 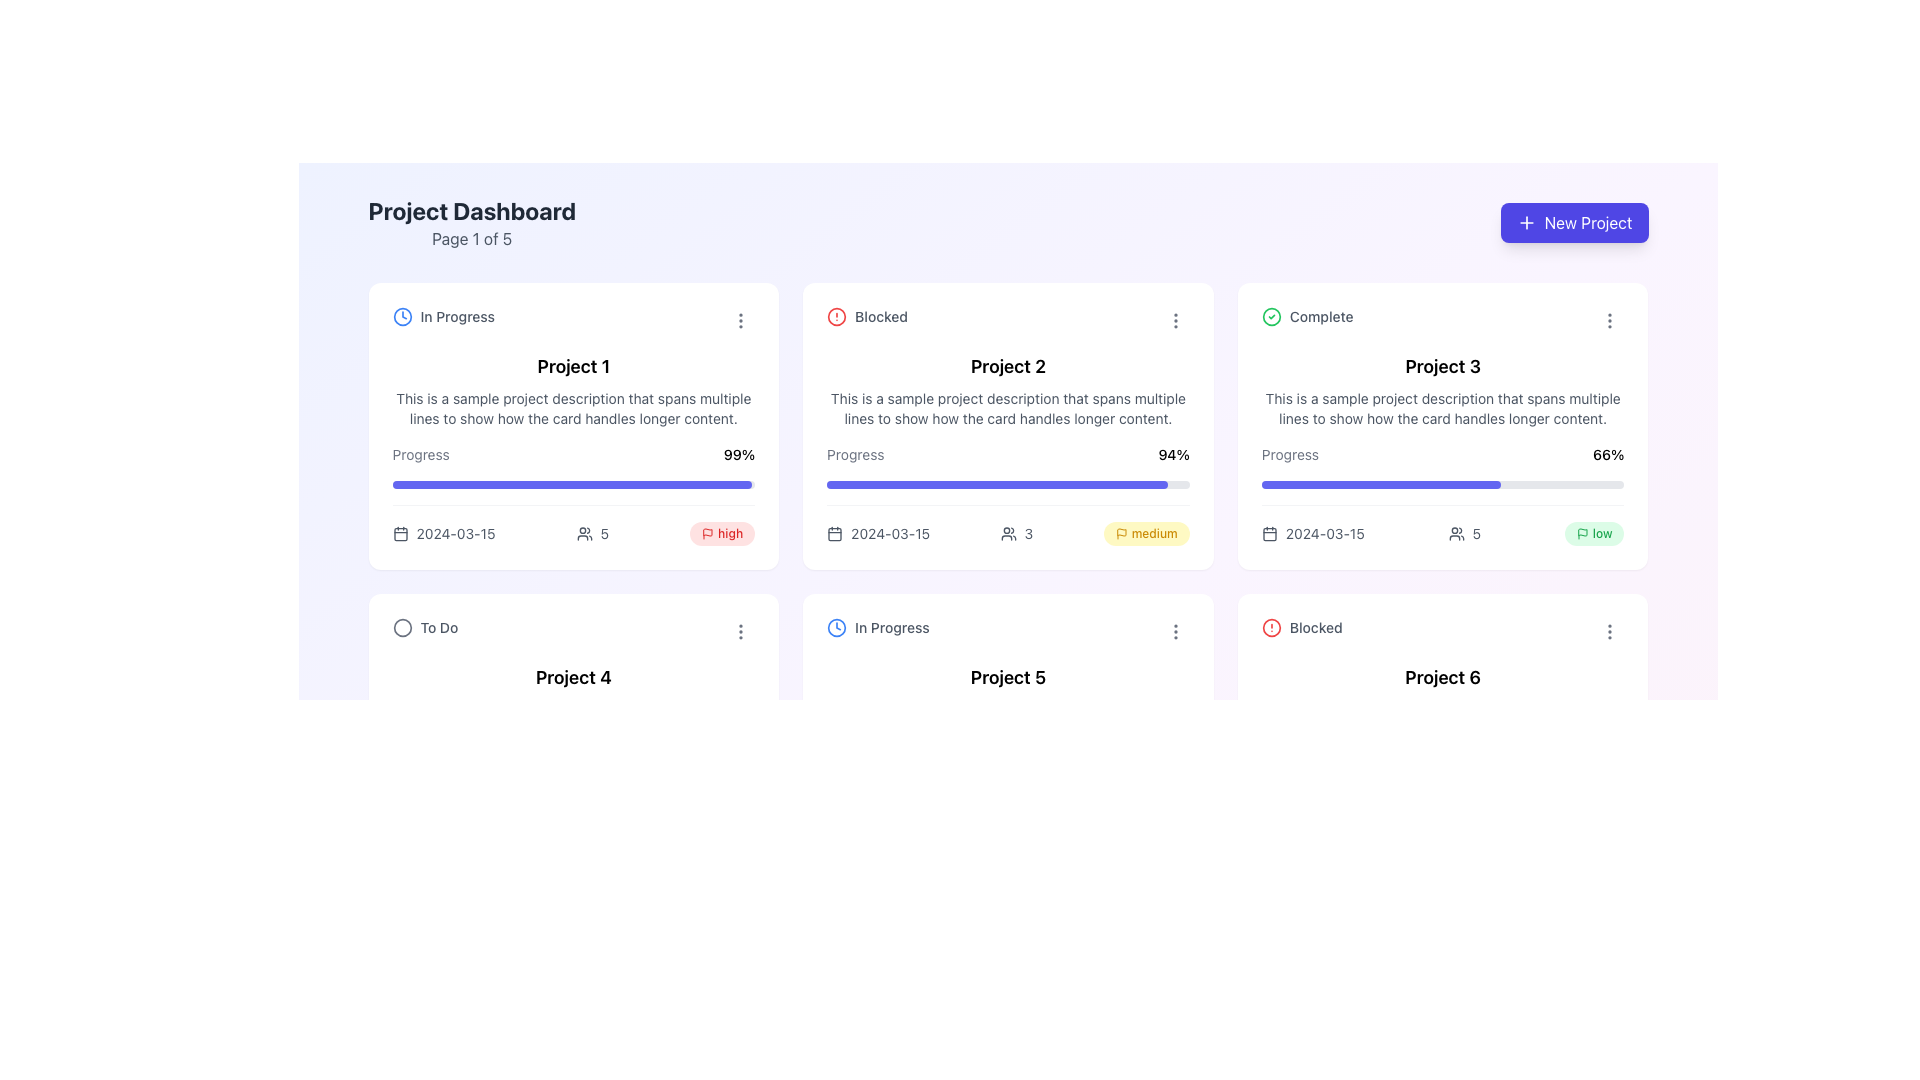 What do you see at coordinates (455, 532) in the screenshot?
I see `the text label displaying the date in the leftmost project card of the top row, located at the bottom-left corner adjacent to a calendar icon` at bounding box center [455, 532].